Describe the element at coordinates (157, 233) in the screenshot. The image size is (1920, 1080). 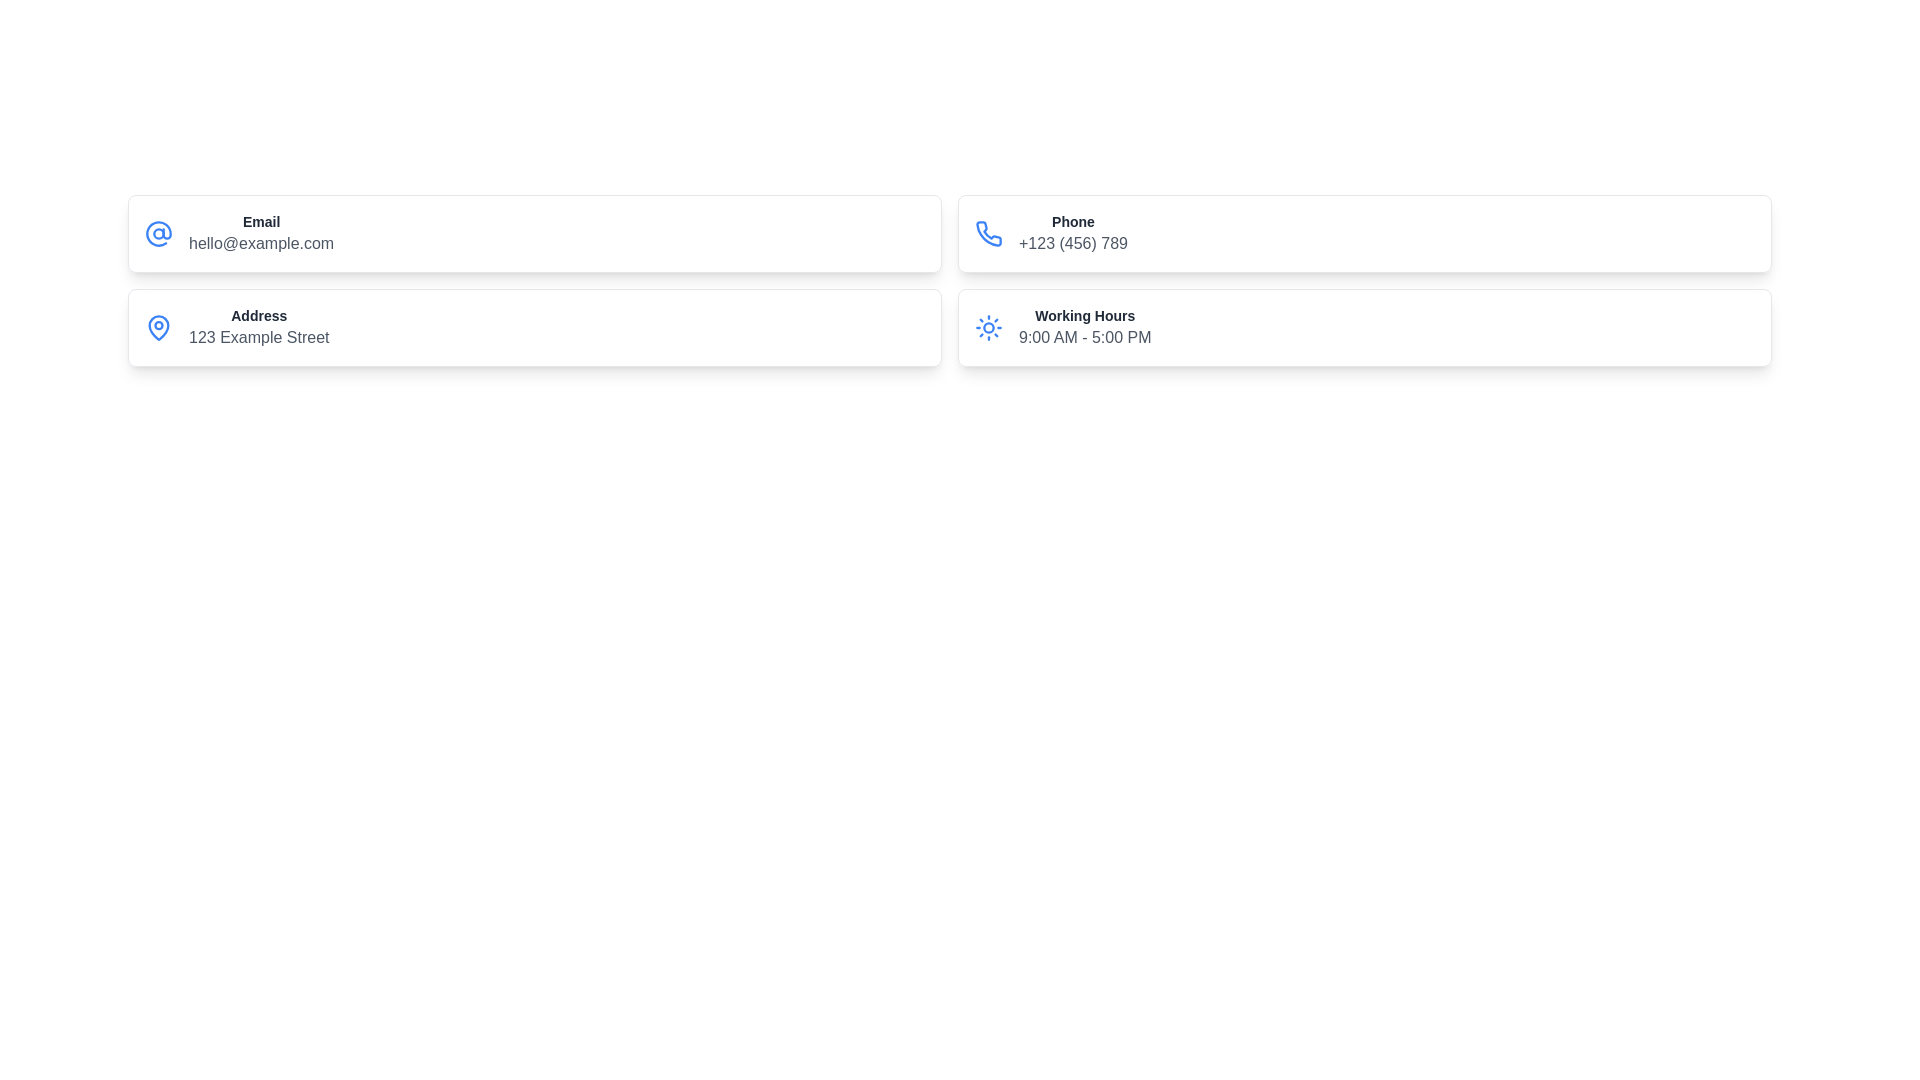
I see `the small circular shape filled with a solid color, which is part of the at-sign icon inside the 'Email' card, positioned above the text 'Email'` at that location.